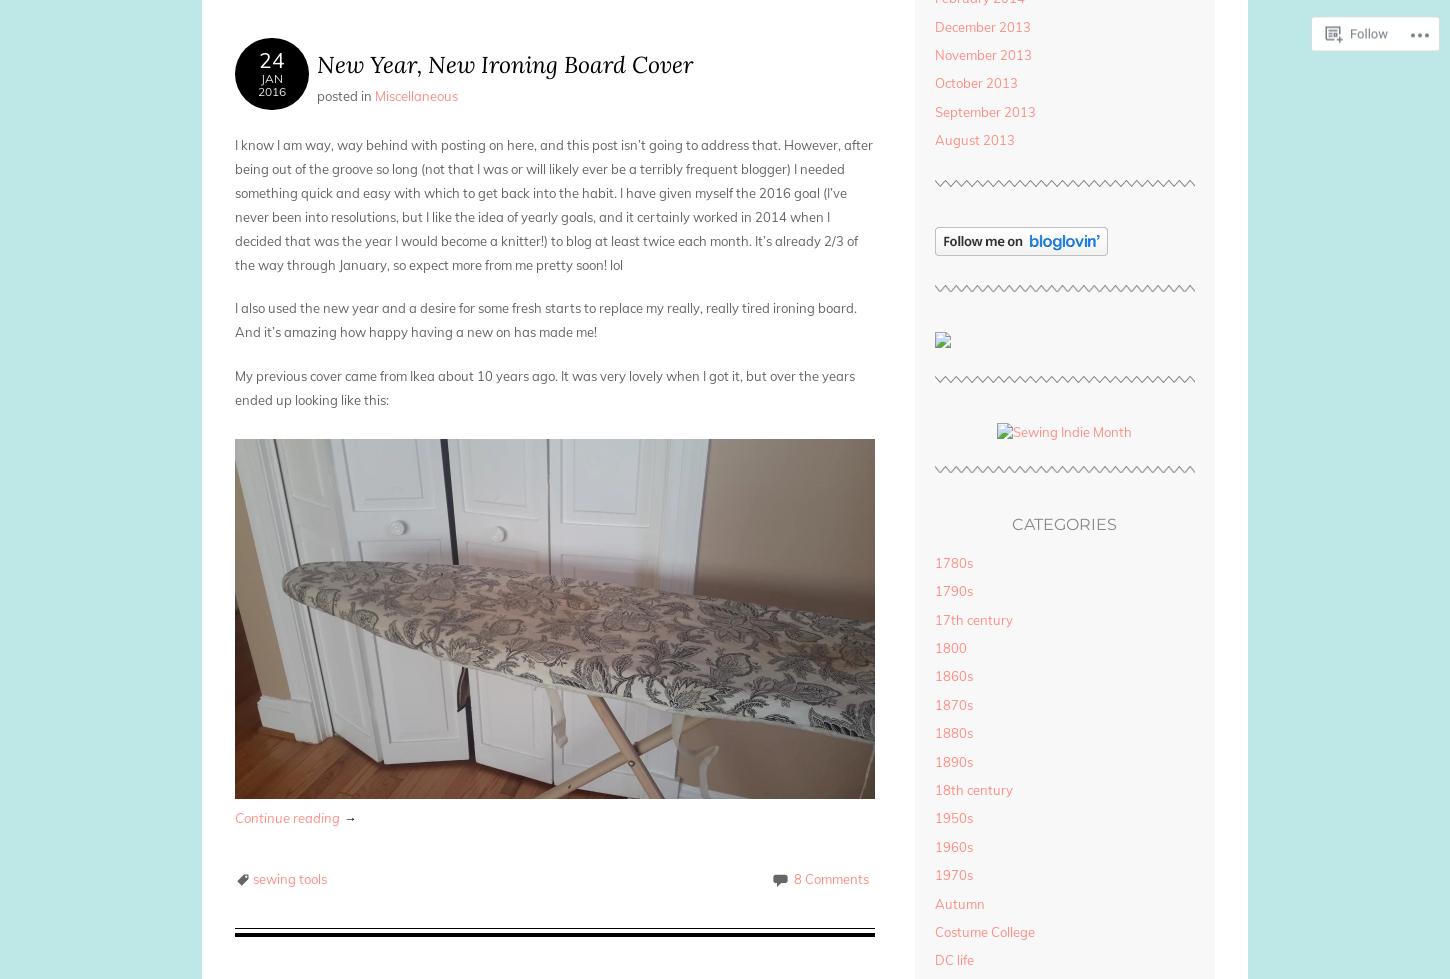  Describe the element at coordinates (234, 386) in the screenshot. I see `'My previous cover came from Ikea about 10 years ago. It was very lovely when I got it, but over the years ended up looking like this:'` at that location.